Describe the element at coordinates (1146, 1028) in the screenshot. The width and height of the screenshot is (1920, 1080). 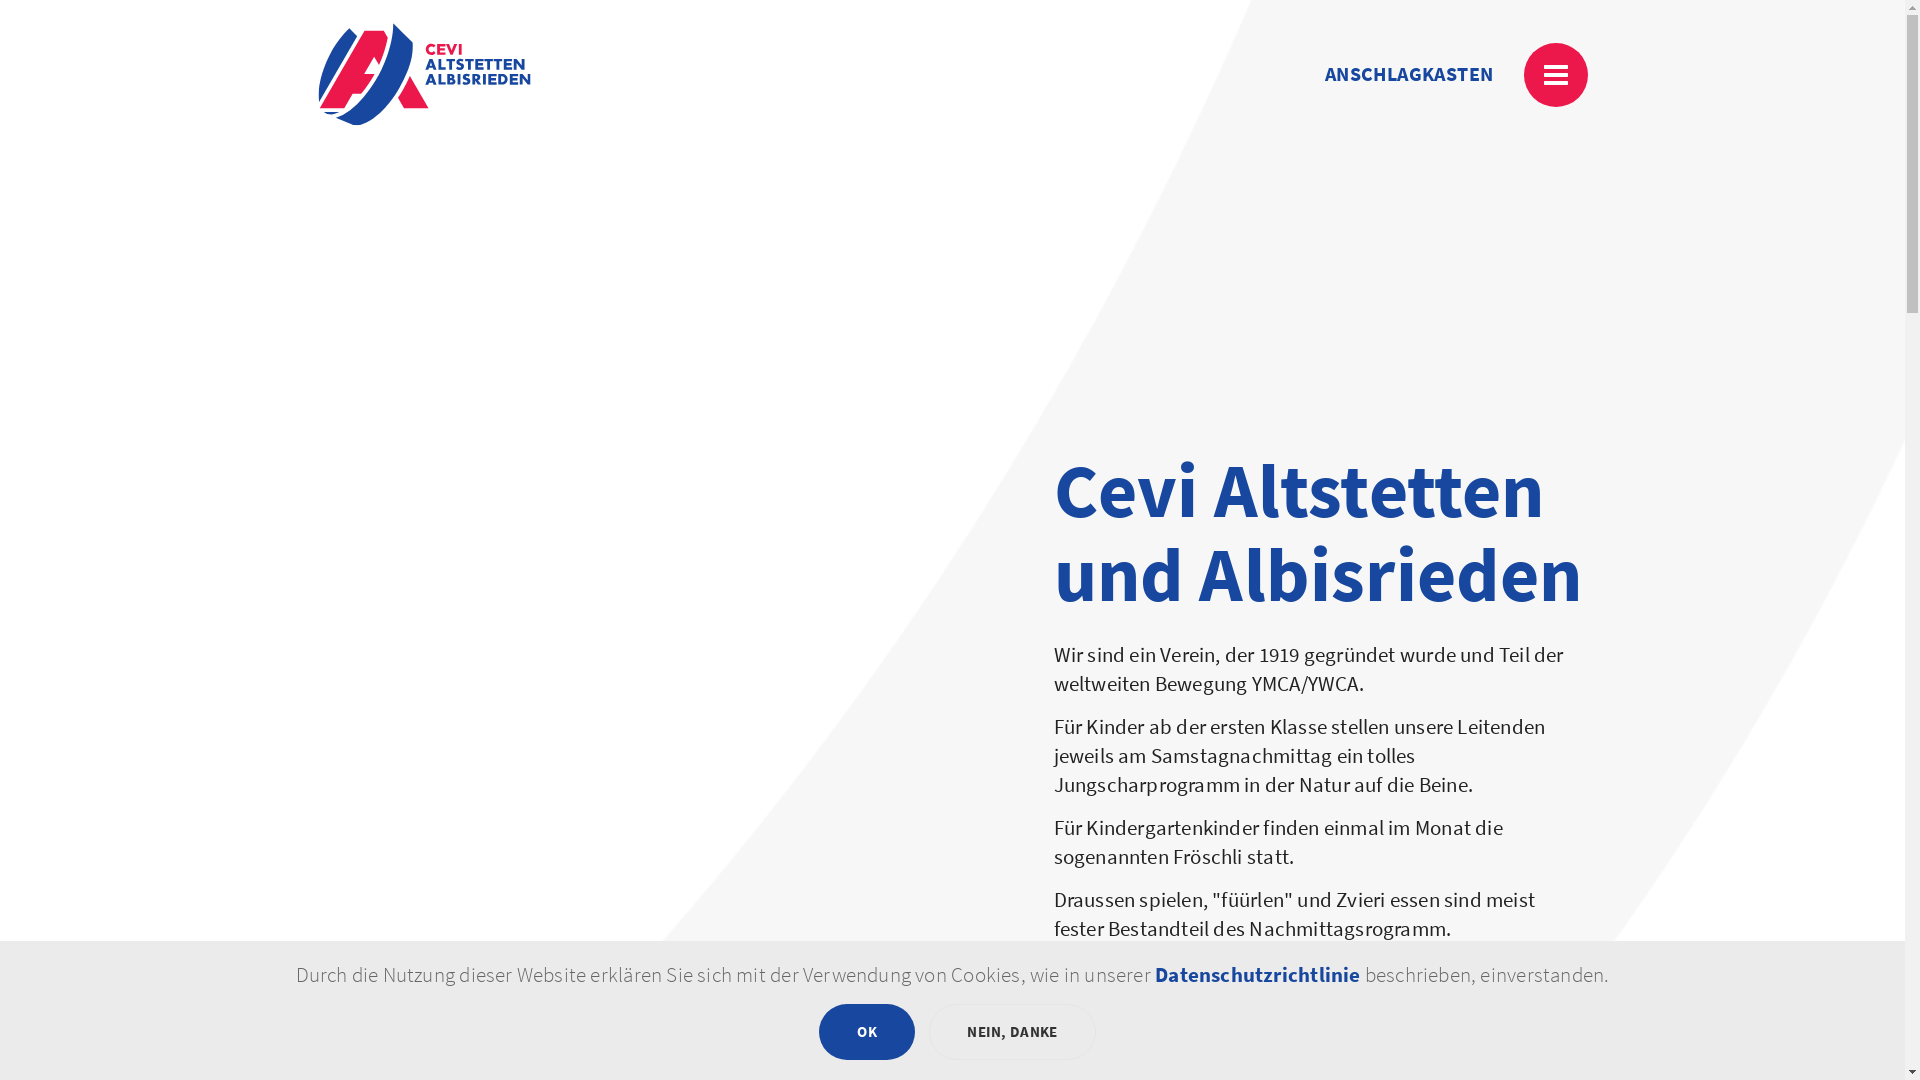
I see `'UNSER VEREIN'` at that location.